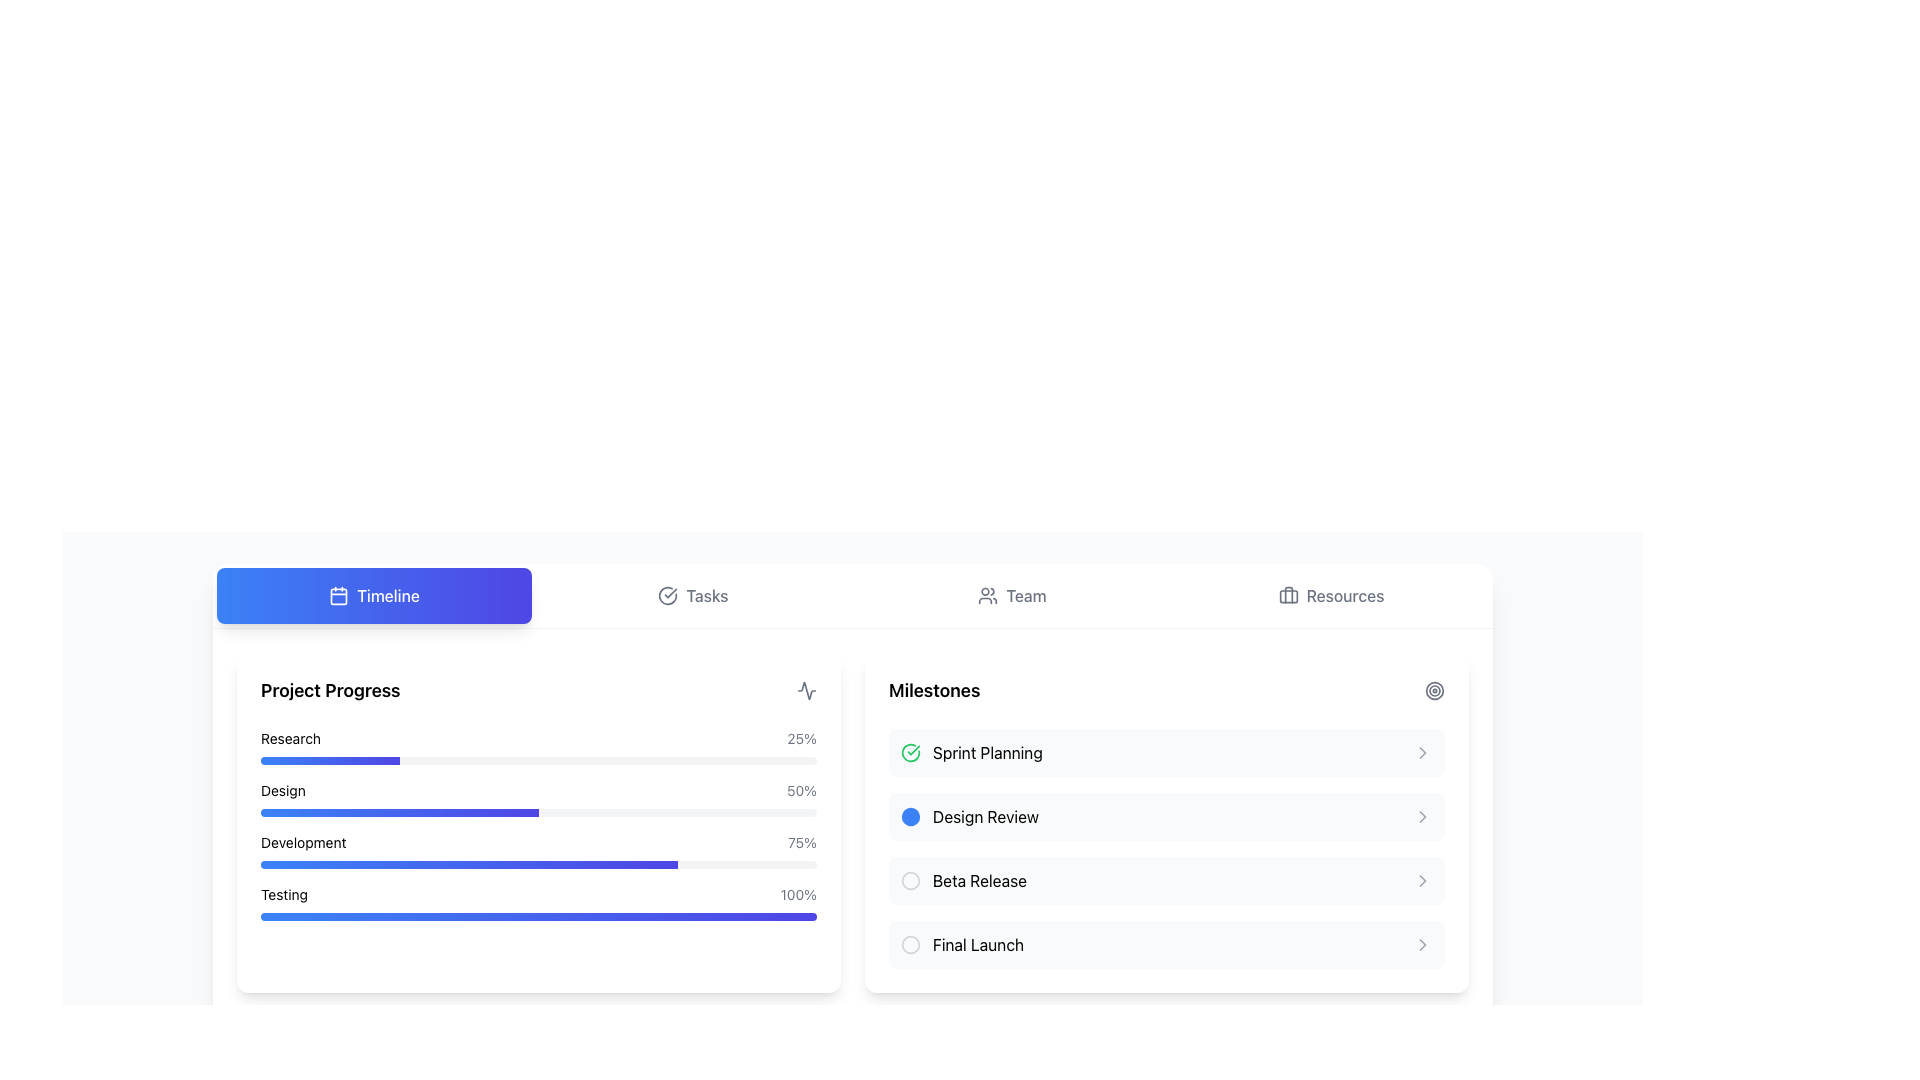  What do you see at coordinates (987, 752) in the screenshot?
I see `the first Text label in the Milestones section which identifies the corresponding milestone item` at bounding box center [987, 752].